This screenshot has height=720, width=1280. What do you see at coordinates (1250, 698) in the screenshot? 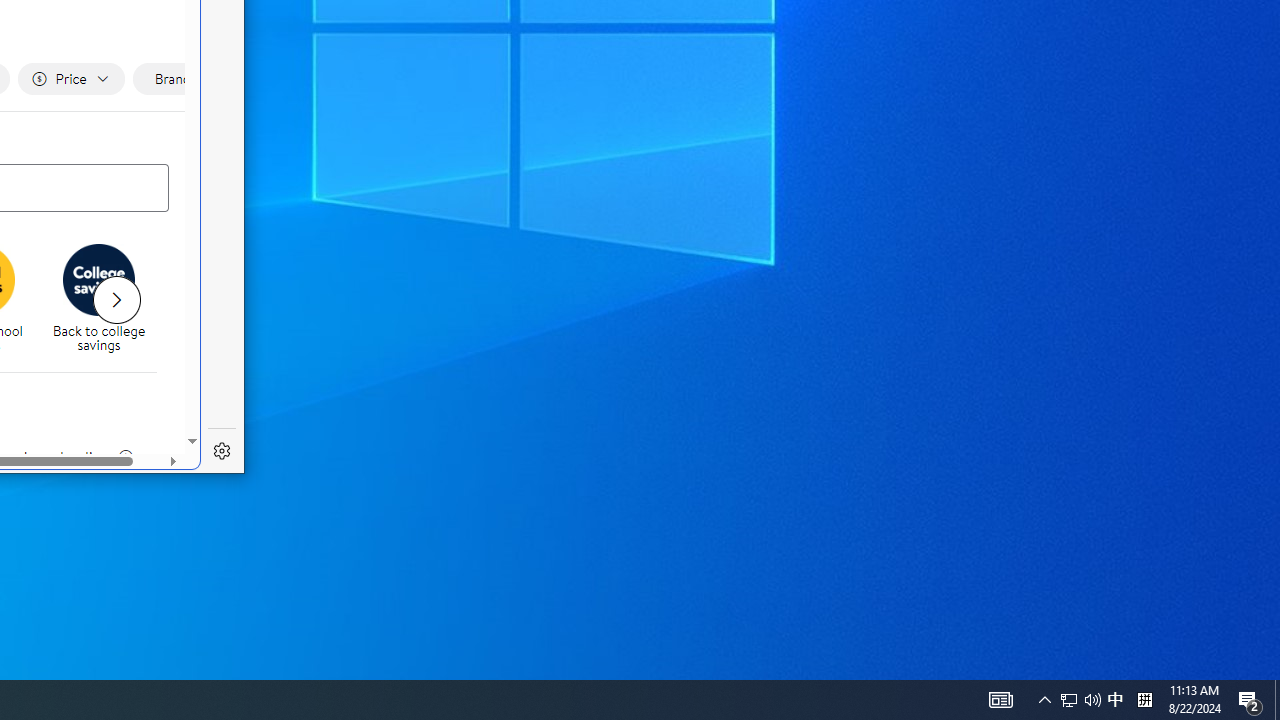
I see `'Action Center, 2 new notifications'` at bounding box center [1250, 698].